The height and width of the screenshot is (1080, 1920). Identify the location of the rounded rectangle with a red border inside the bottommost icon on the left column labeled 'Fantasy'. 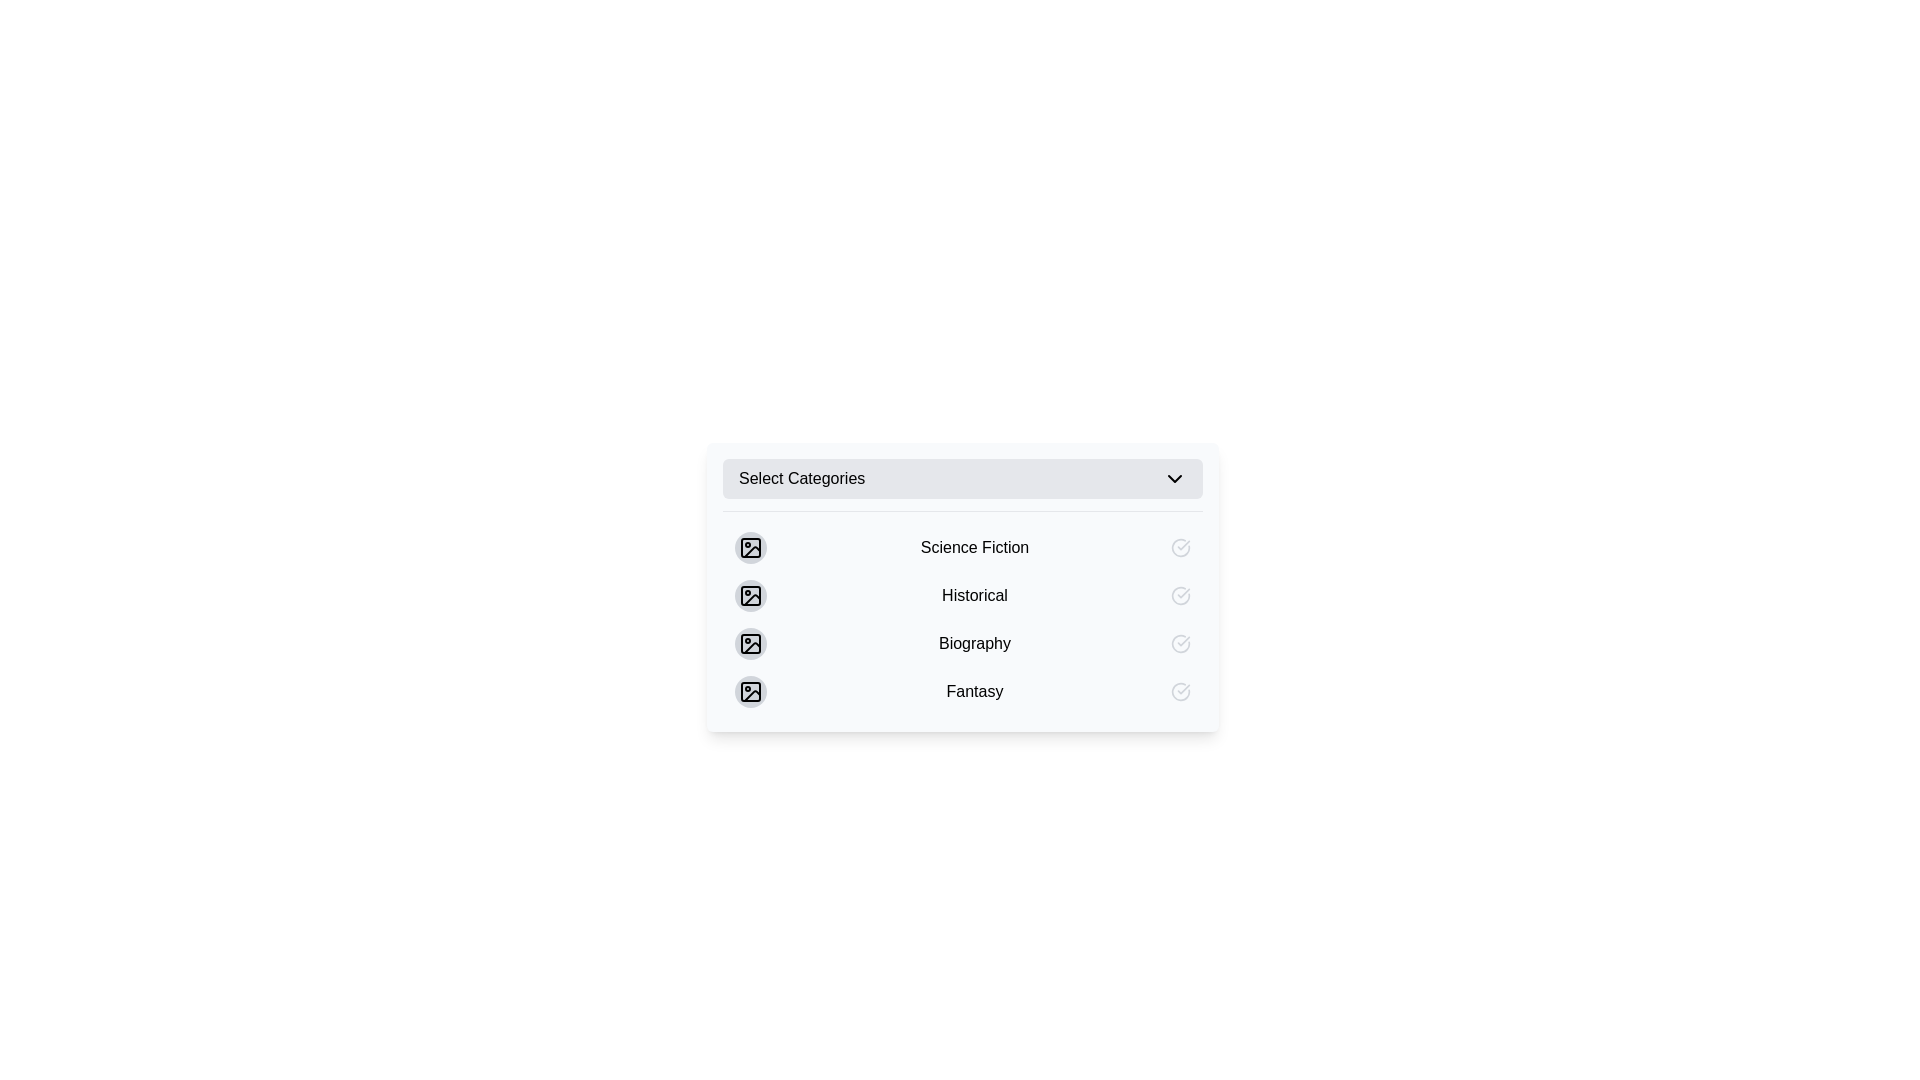
(749, 690).